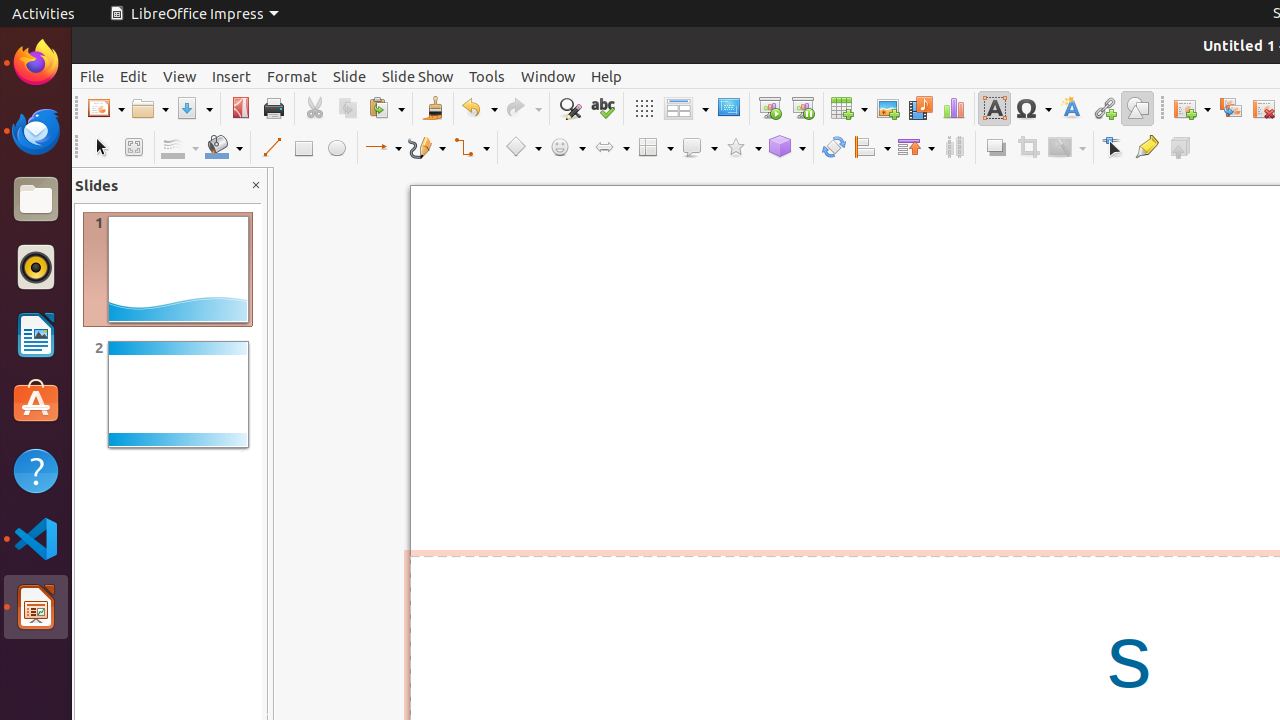 The width and height of the screenshot is (1280, 720). I want to click on 'Media', so click(919, 108).